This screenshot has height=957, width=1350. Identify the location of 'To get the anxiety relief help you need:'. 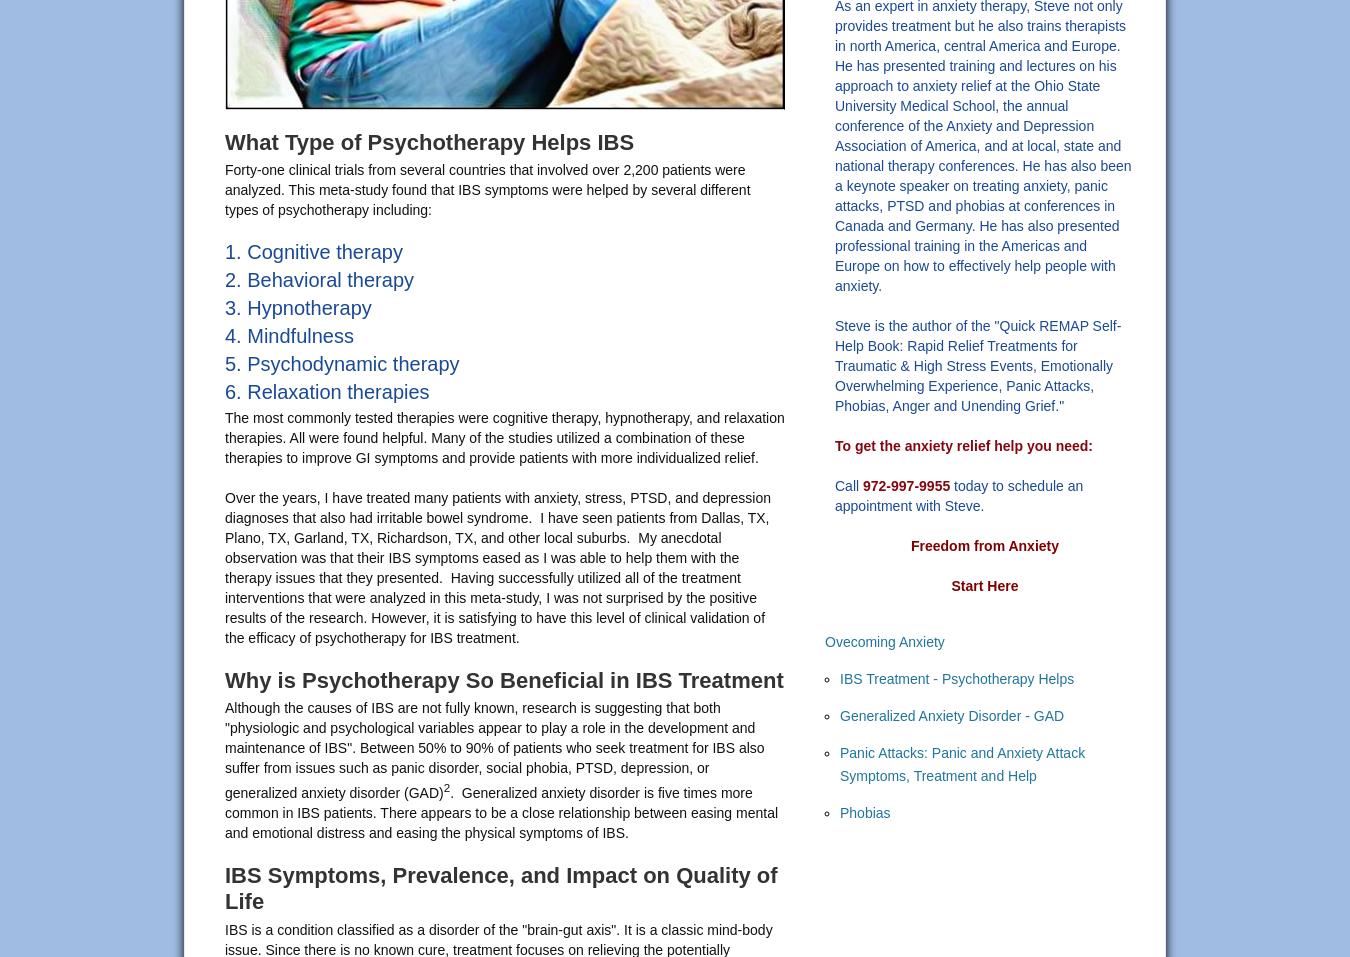
(963, 444).